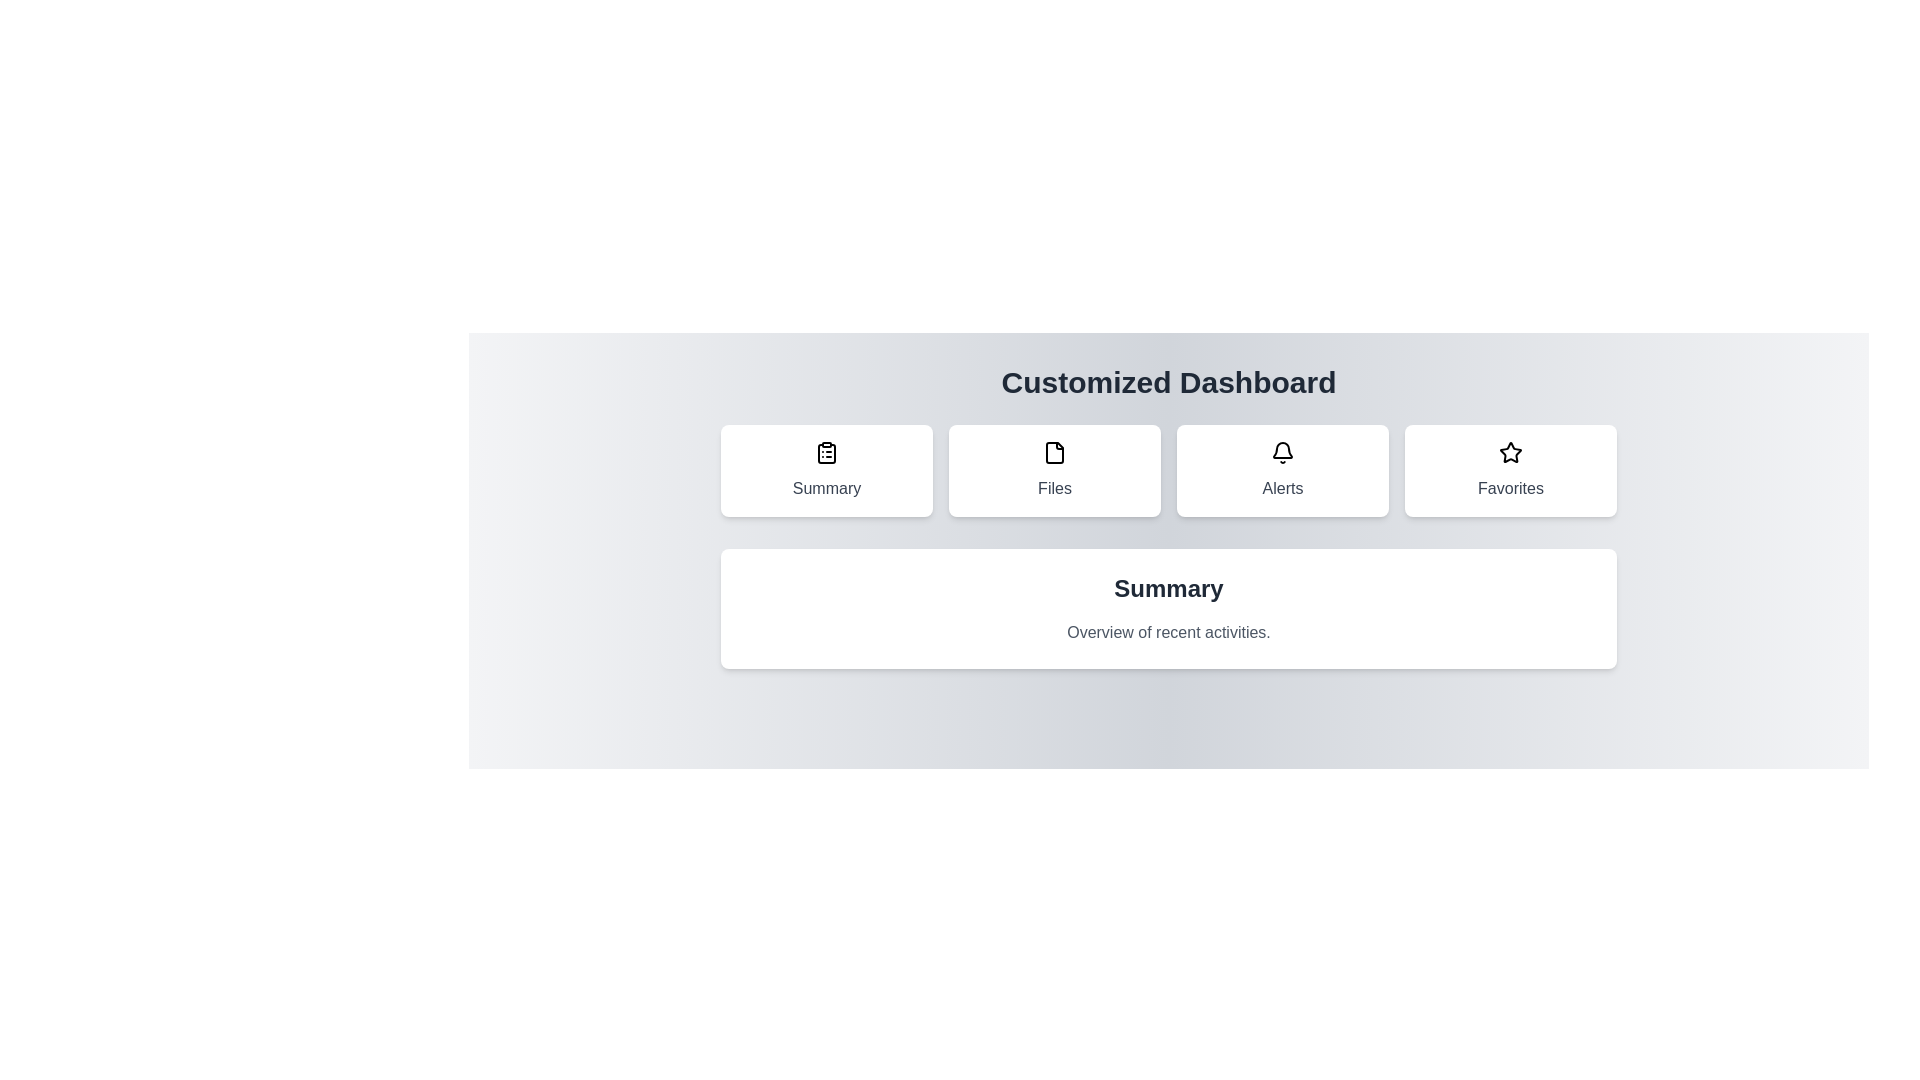 The height and width of the screenshot is (1080, 1920). I want to click on the 'Favorites' button, which is a rectangular card with a white background, rounded corners, a star icon at the top center, and medium gray text below it, so click(1511, 470).